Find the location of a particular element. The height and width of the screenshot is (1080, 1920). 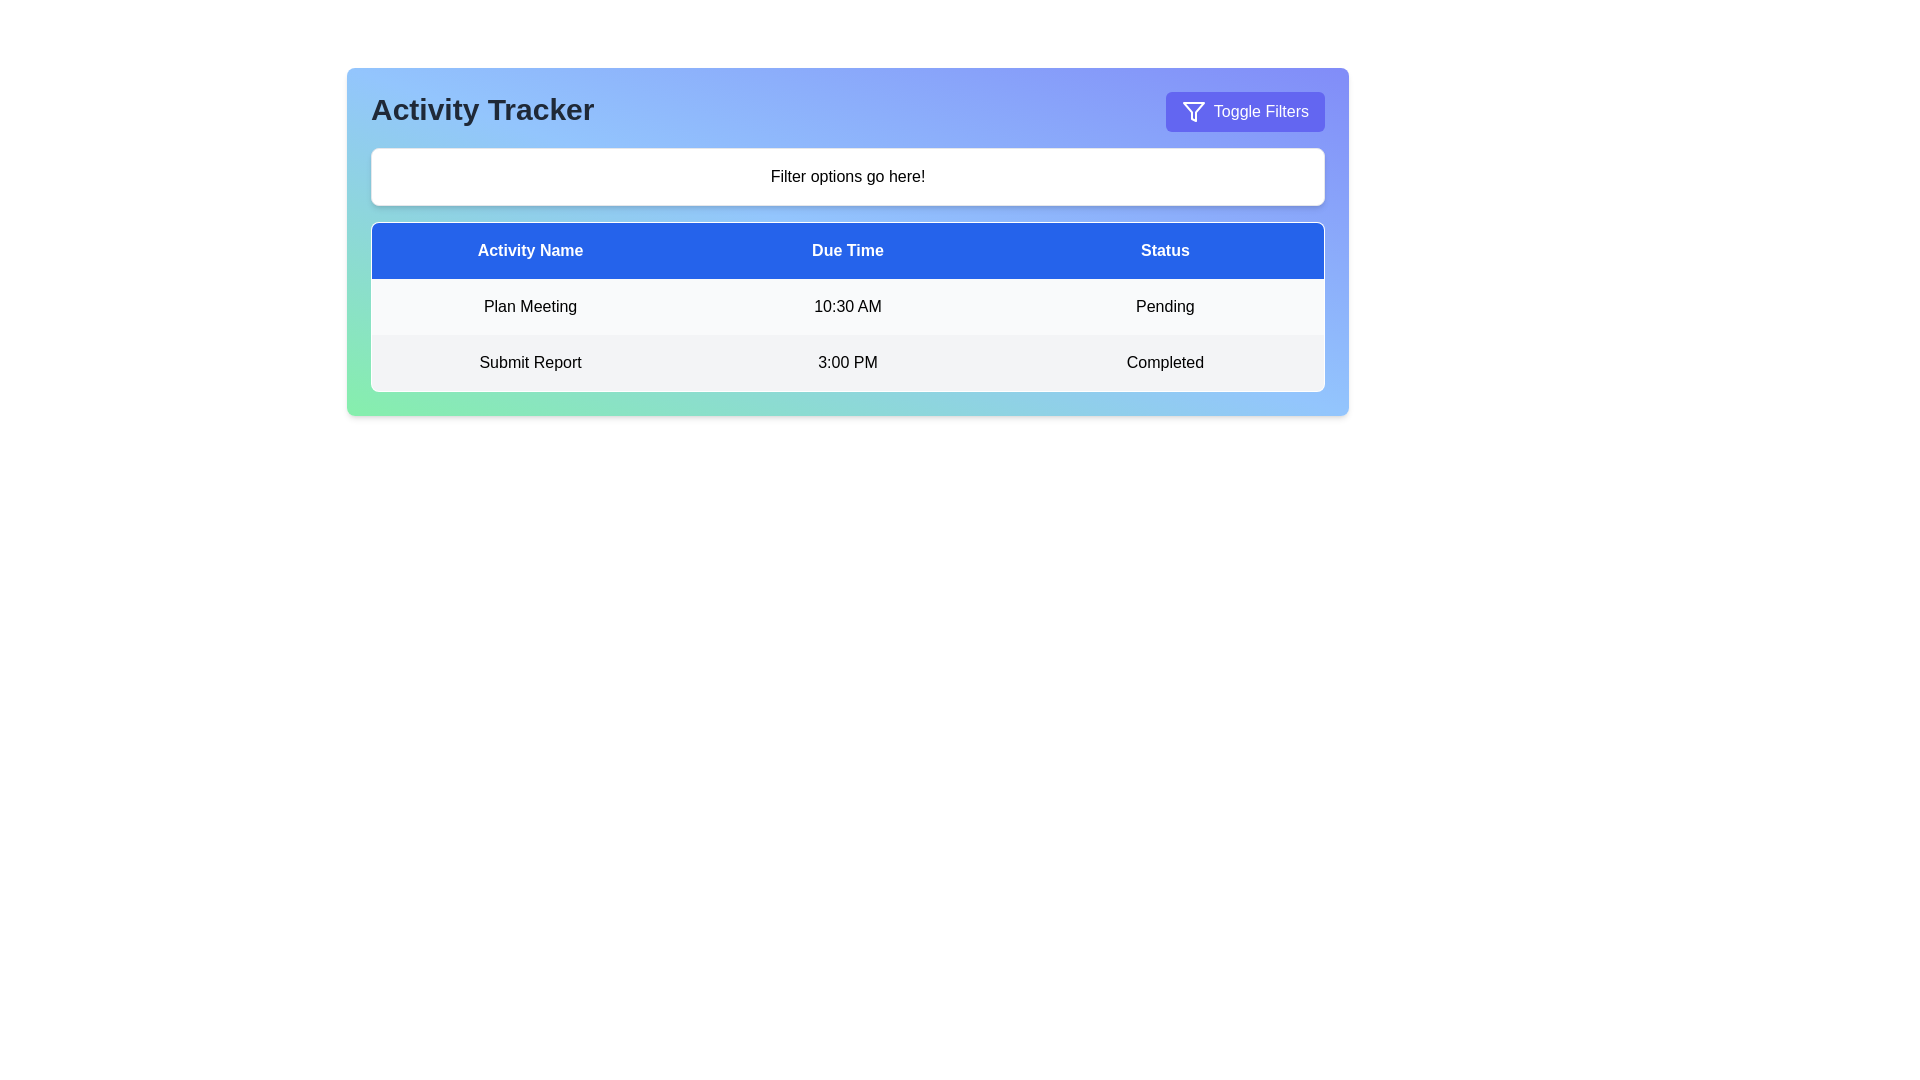

the Table Header Row with a blue background and white text that contains 'Activity Name', 'Due Time', and 'Status', positioned at the top of the table is located at coordinates (848, 249).